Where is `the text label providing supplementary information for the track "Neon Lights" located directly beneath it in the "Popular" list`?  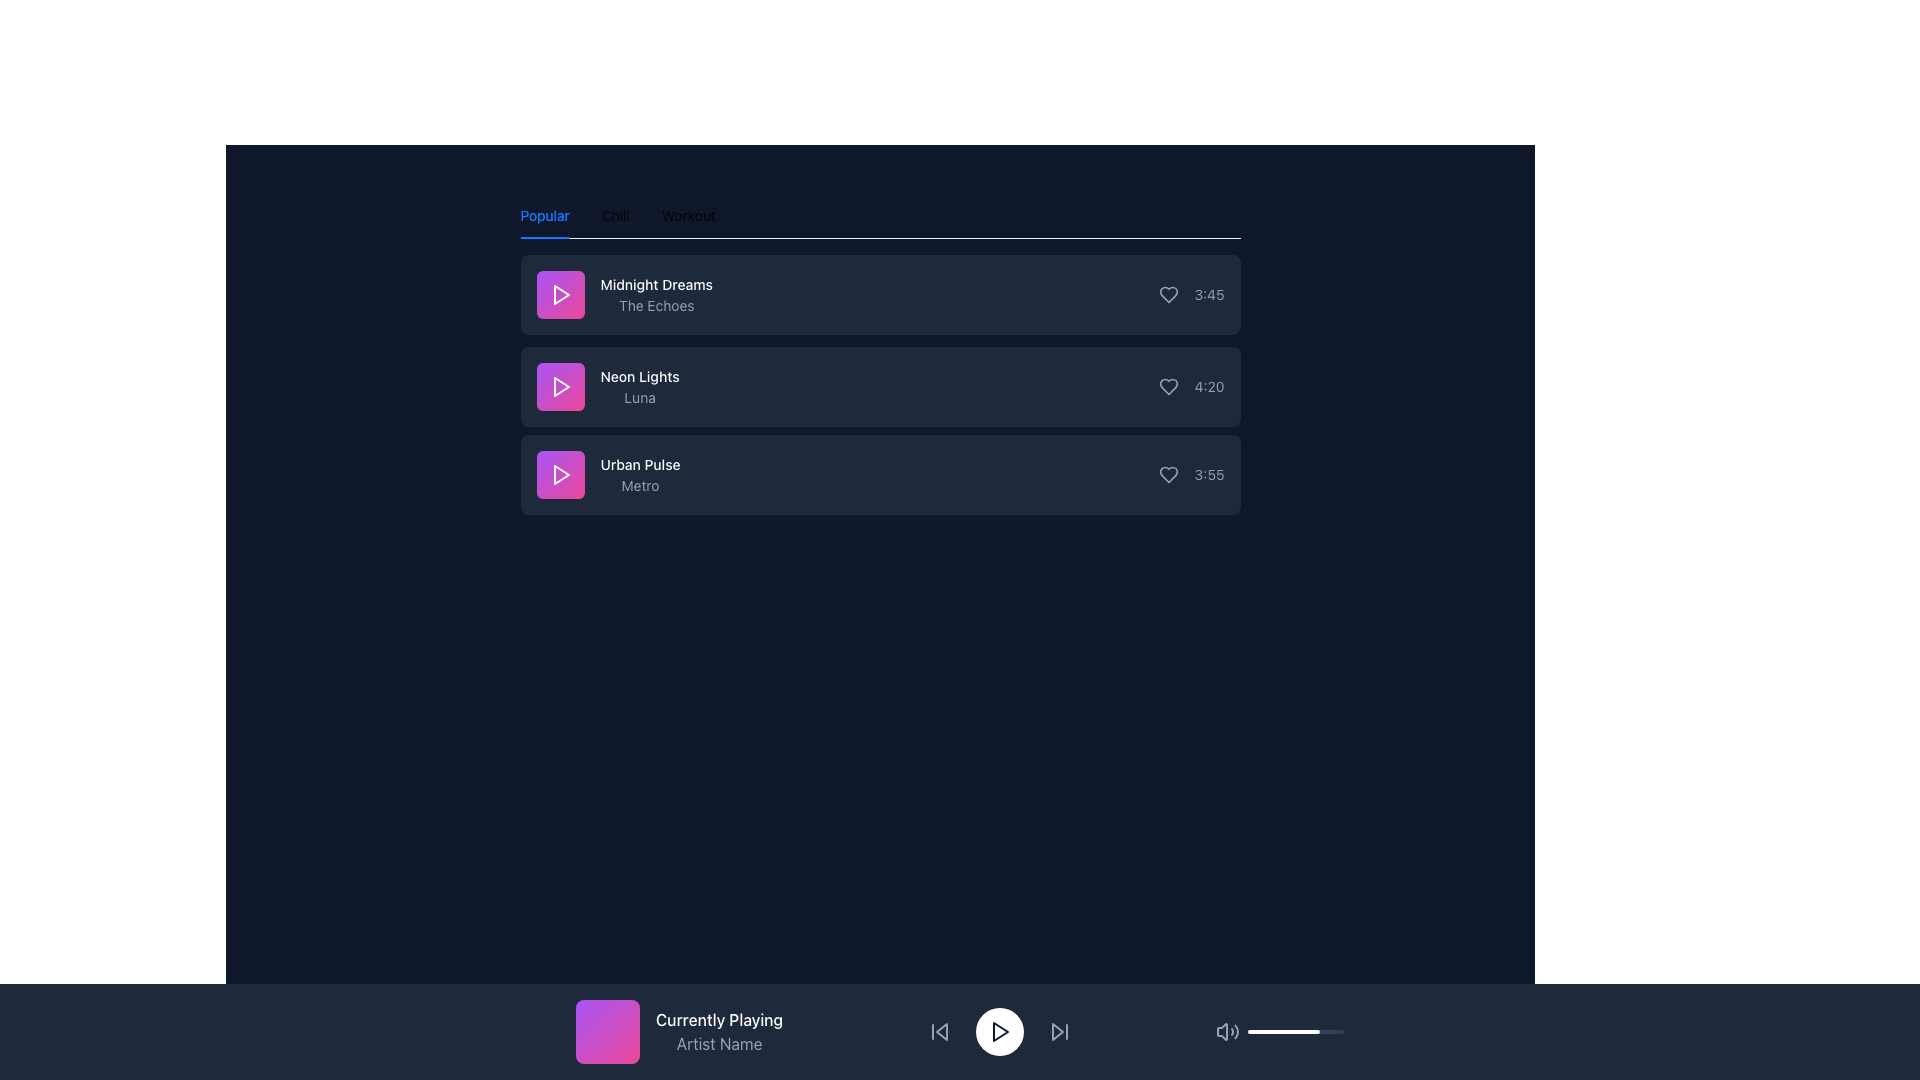
the text label providing supplementary information for the track "Neon Lights" located directly beneath it in the "Popular" list is located at coordinates (640, 397).